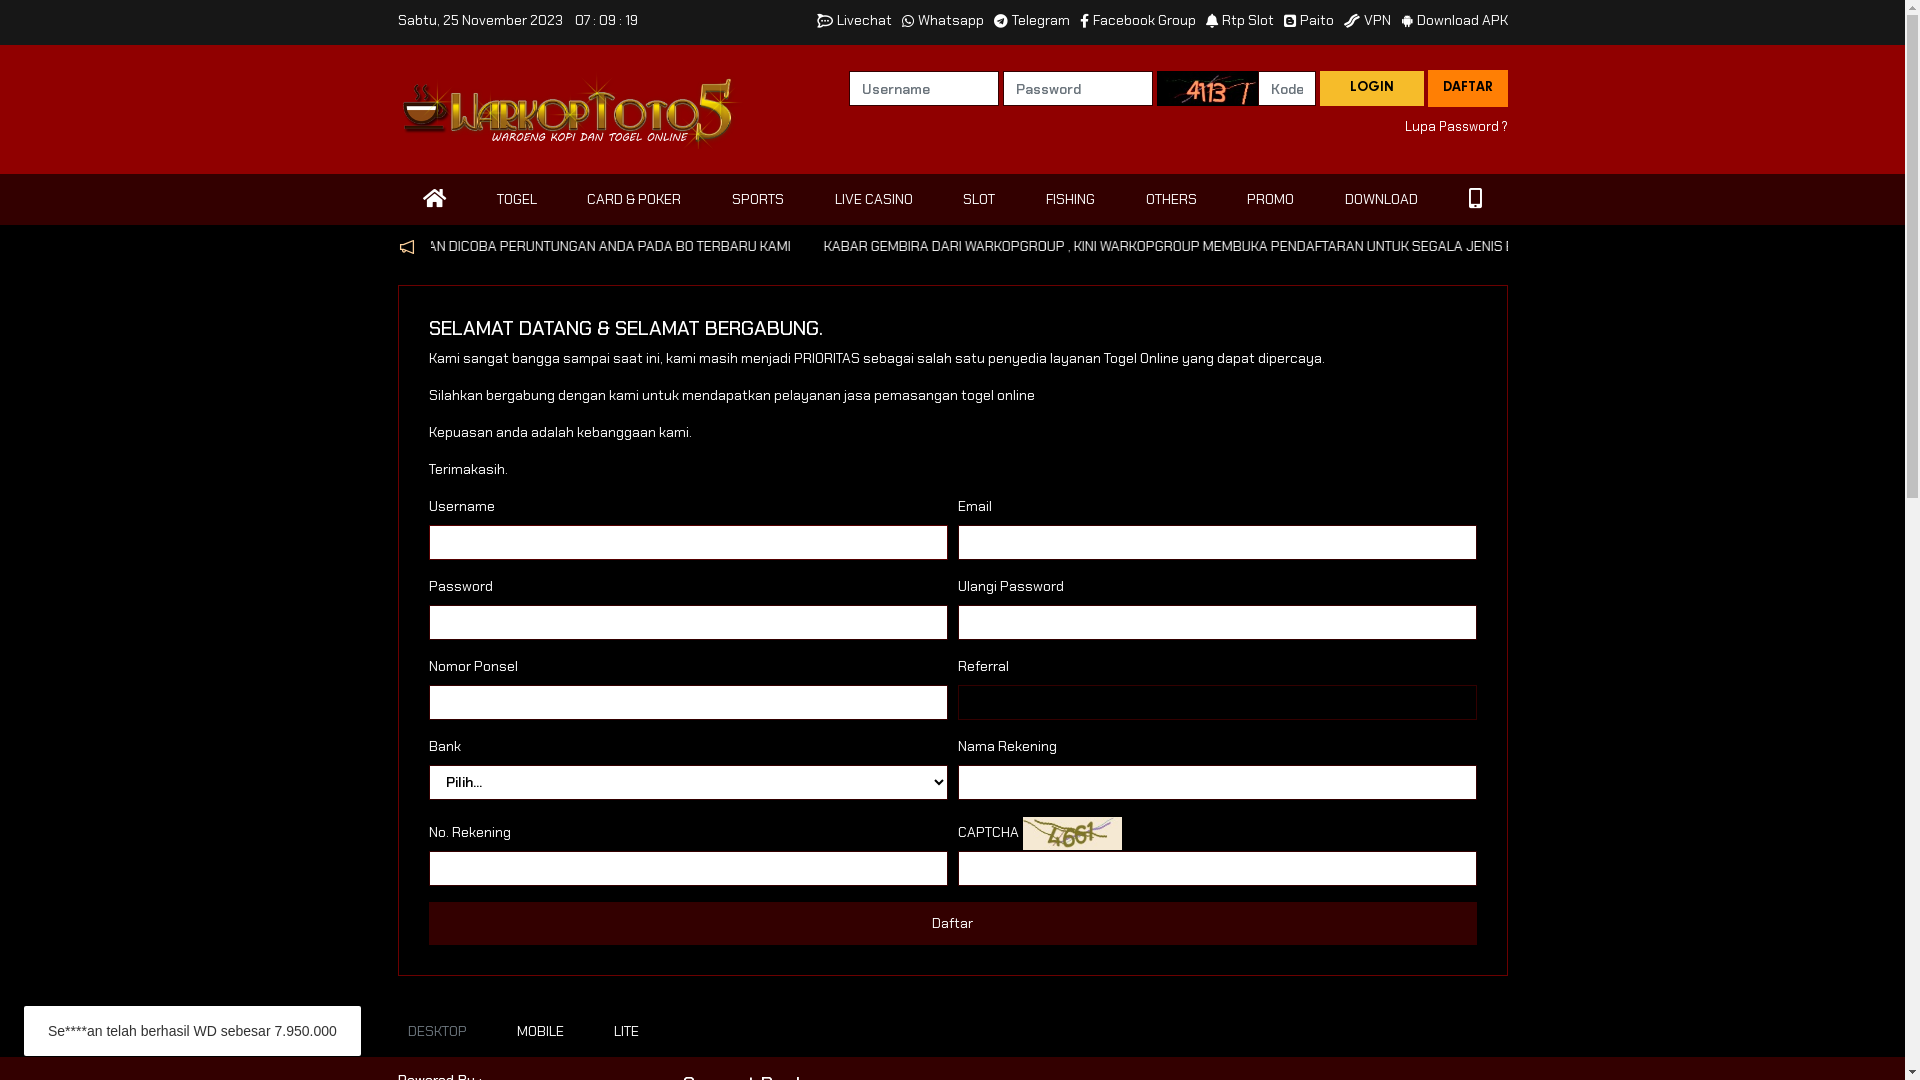  I want to click on 'Download APK', so click(1453, 20).